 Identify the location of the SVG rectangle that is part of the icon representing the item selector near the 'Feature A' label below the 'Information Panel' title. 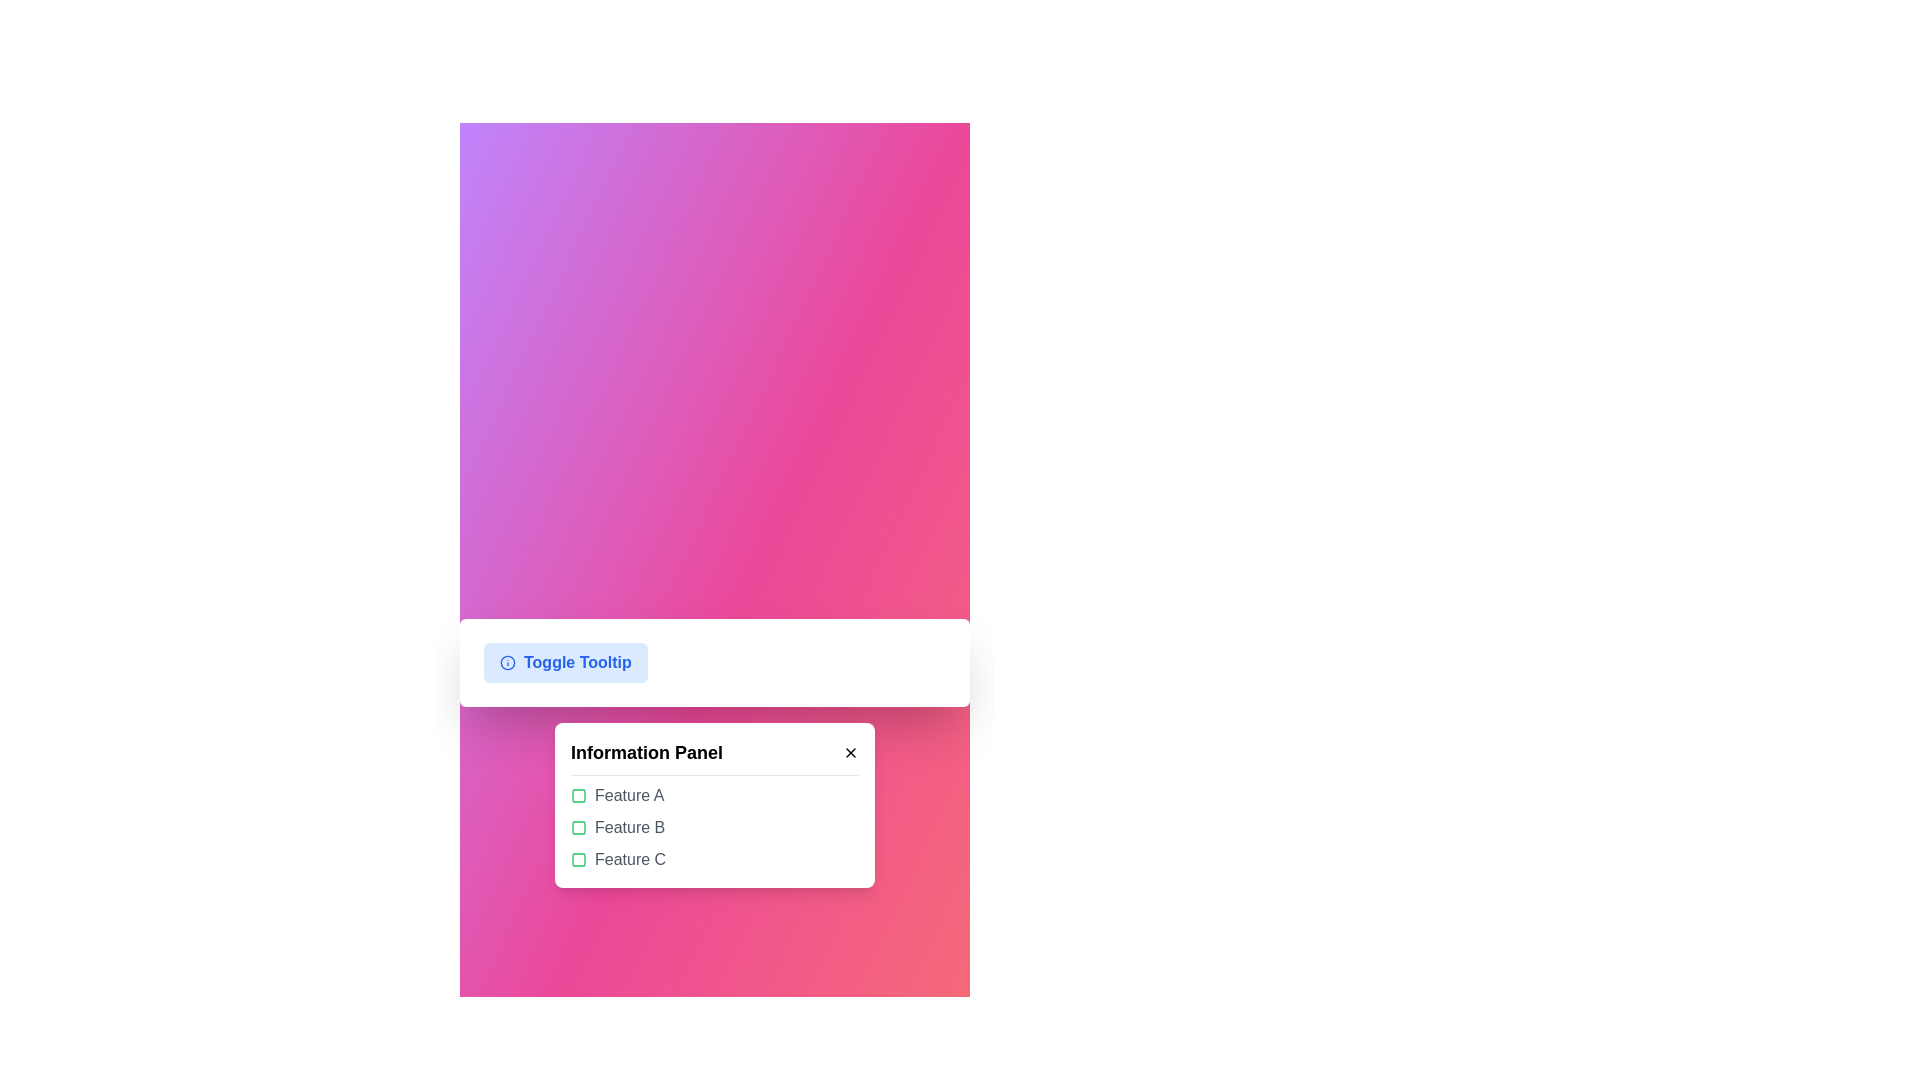
(578, 794).